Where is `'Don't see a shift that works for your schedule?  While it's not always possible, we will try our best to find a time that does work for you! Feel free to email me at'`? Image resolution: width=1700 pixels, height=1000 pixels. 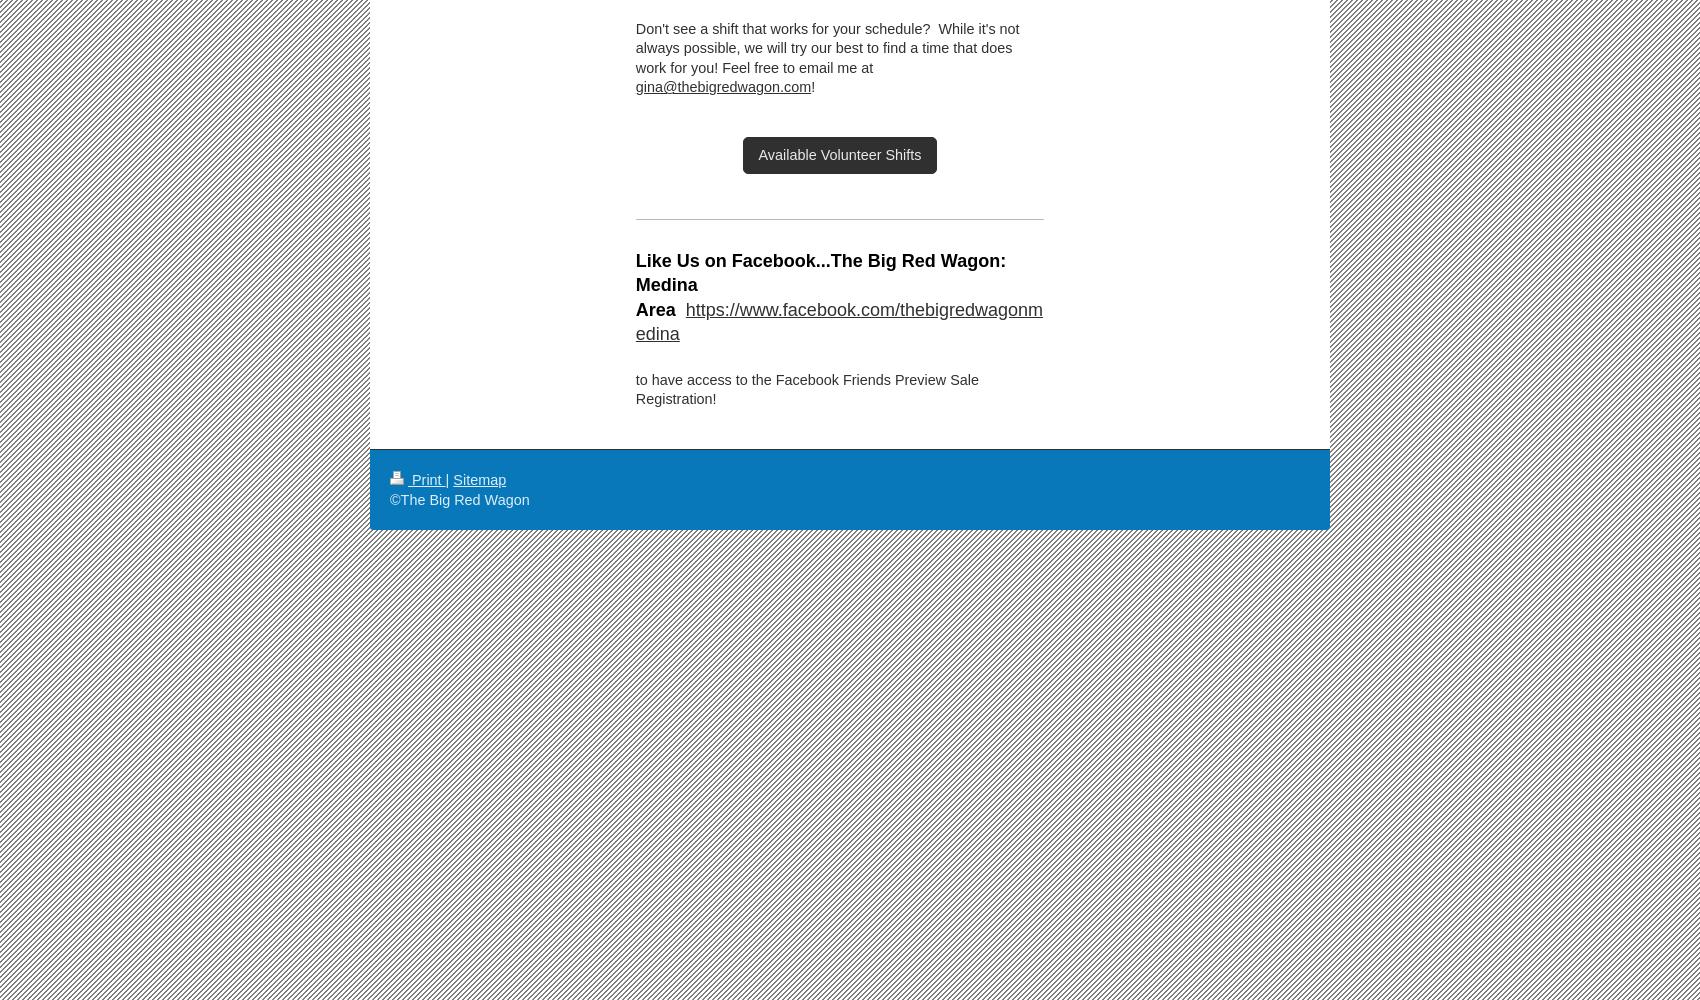
'Don't see a shift that works for your schedule?  While it's not always possible, we will try our best to find a time that does work for you! Feel free to email me at' is located at coordinates (633, 48).